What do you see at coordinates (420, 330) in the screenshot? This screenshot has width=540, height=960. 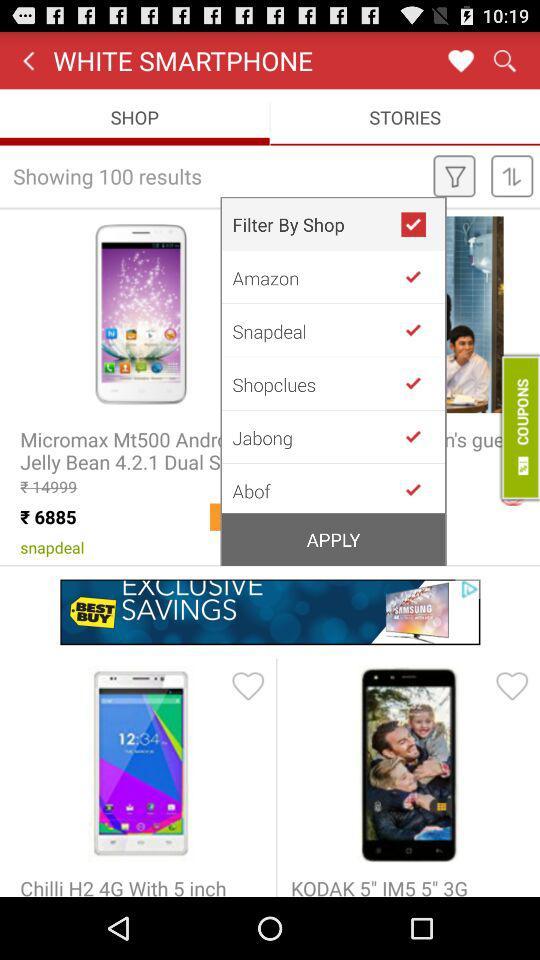 I see `snapdeal selected` at bounding box center [420, 330].